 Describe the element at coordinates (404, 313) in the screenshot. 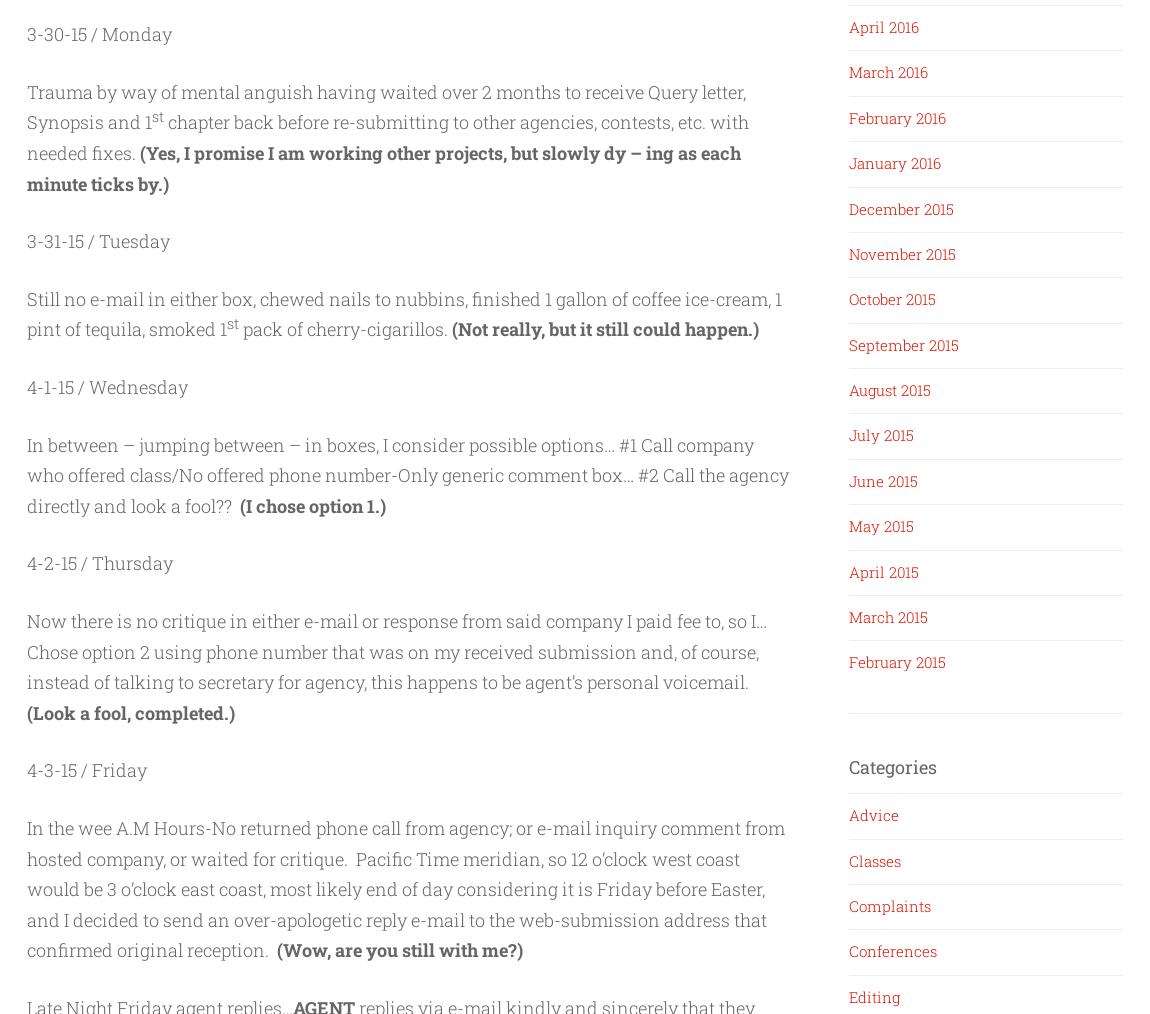

I see `'Still no e-mail in either box, chewed nails to nubbins, finished 1 gallon of coffee ice-cream, 1 pint of tequila, smoked 1'` at that location.